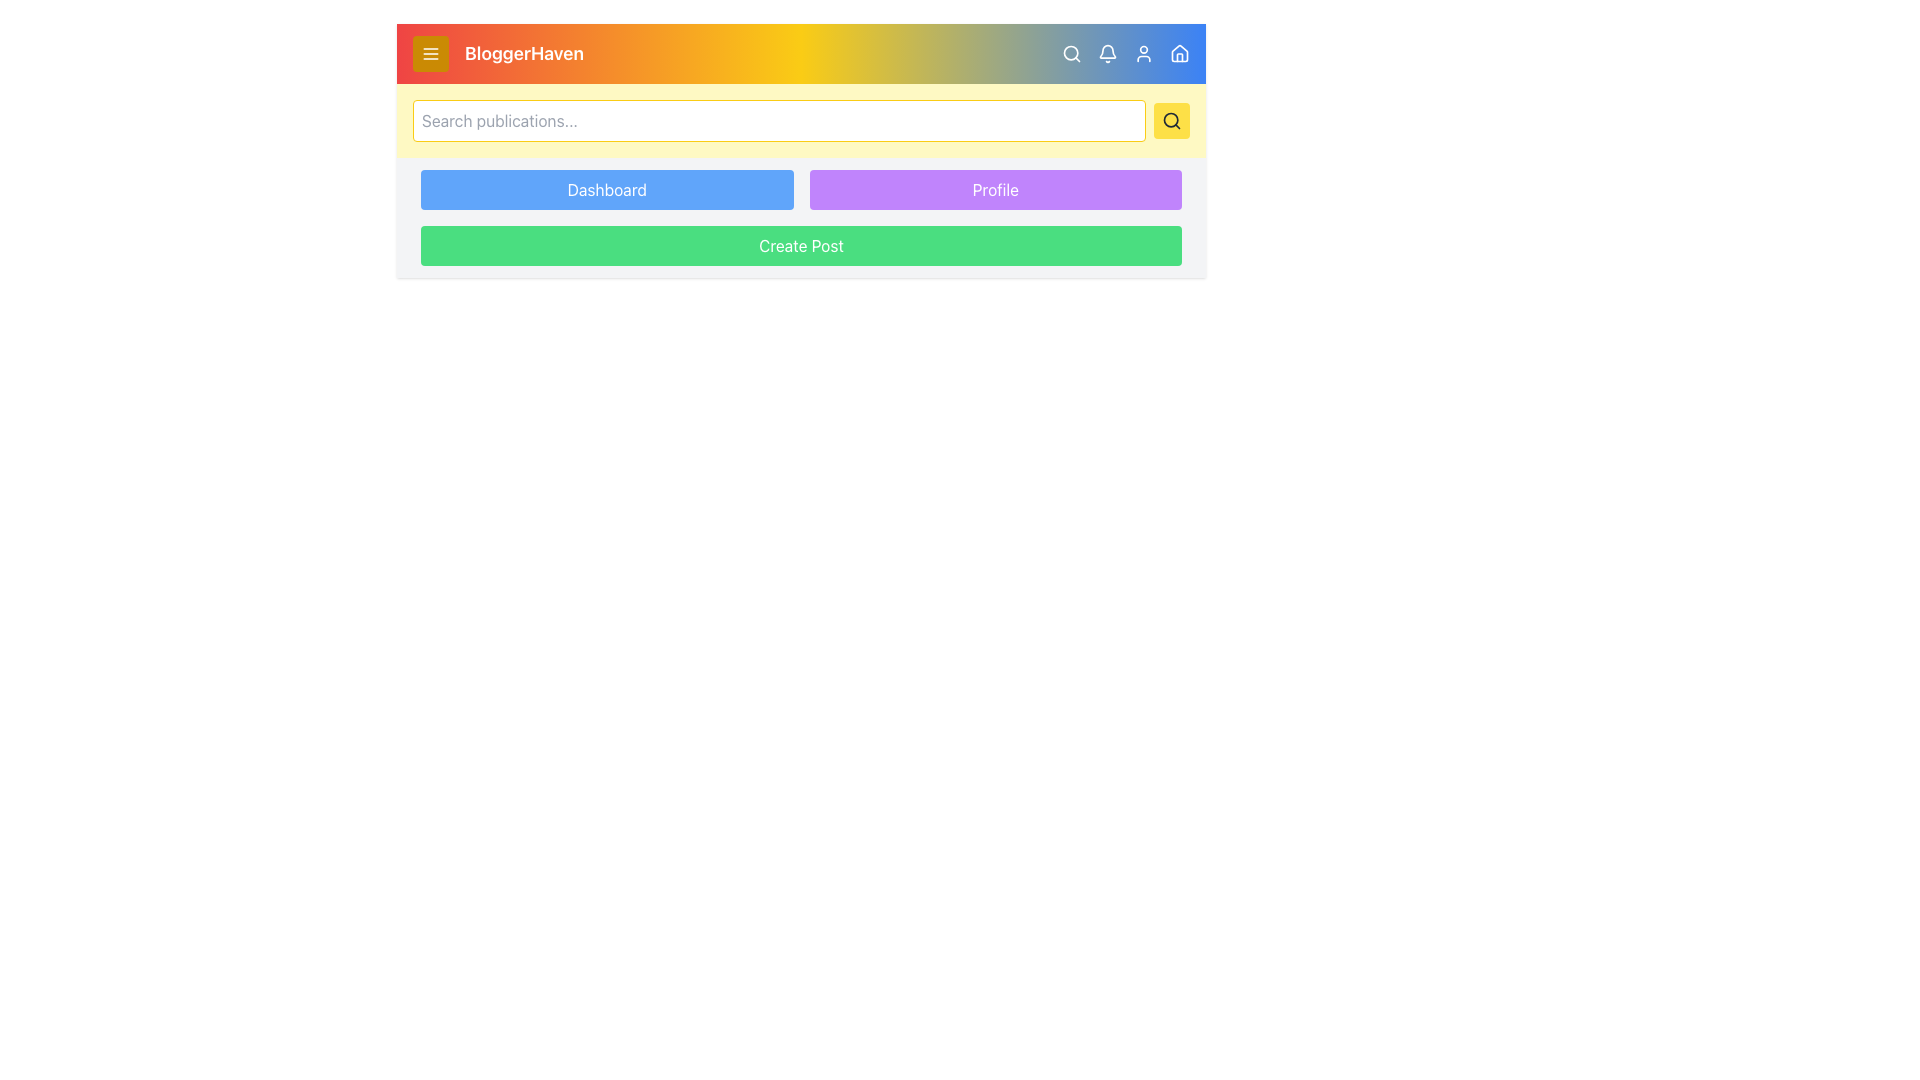 This screenshot has height=1080, width=1920. I want to click on the vibrant yellow rectangular button with a hamburger menu icon, so click(430, 53).